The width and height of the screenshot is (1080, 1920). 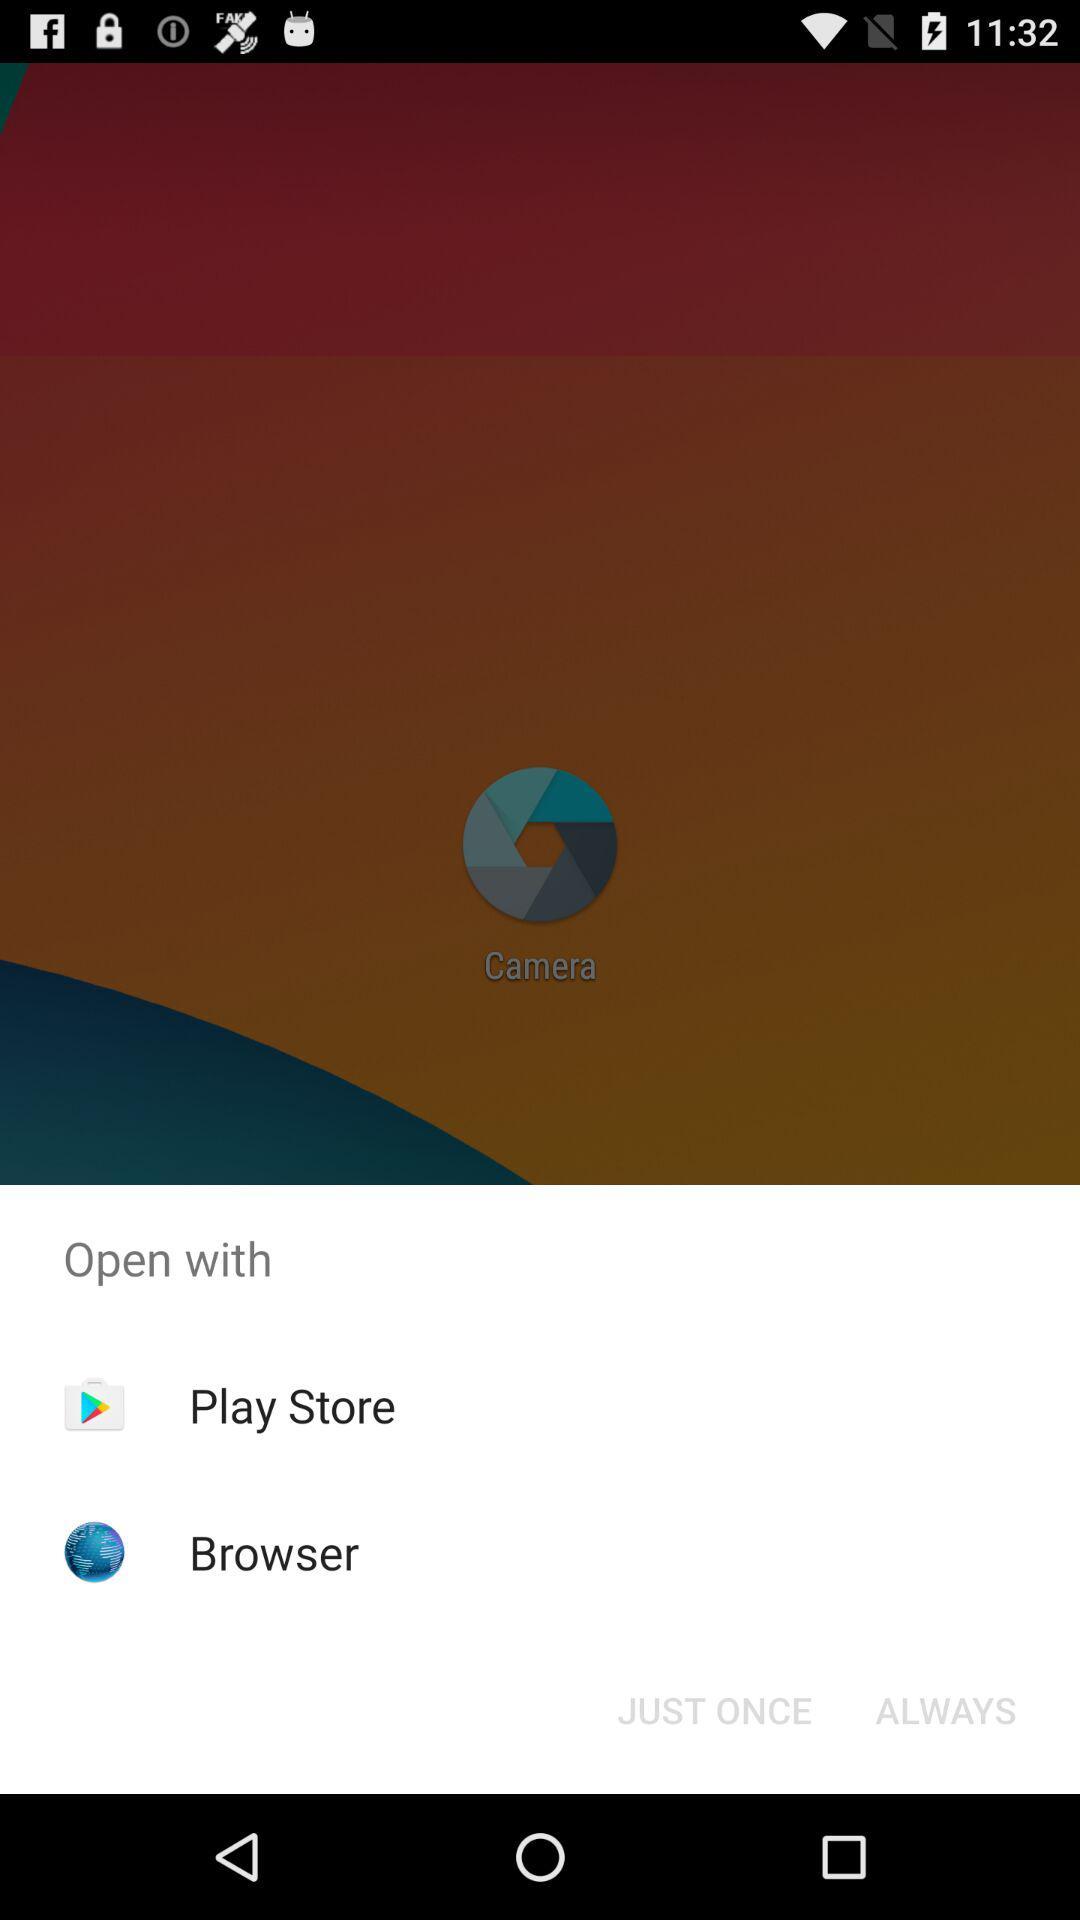 I want to click on the item next to always button, so click(x=713, y=1708).